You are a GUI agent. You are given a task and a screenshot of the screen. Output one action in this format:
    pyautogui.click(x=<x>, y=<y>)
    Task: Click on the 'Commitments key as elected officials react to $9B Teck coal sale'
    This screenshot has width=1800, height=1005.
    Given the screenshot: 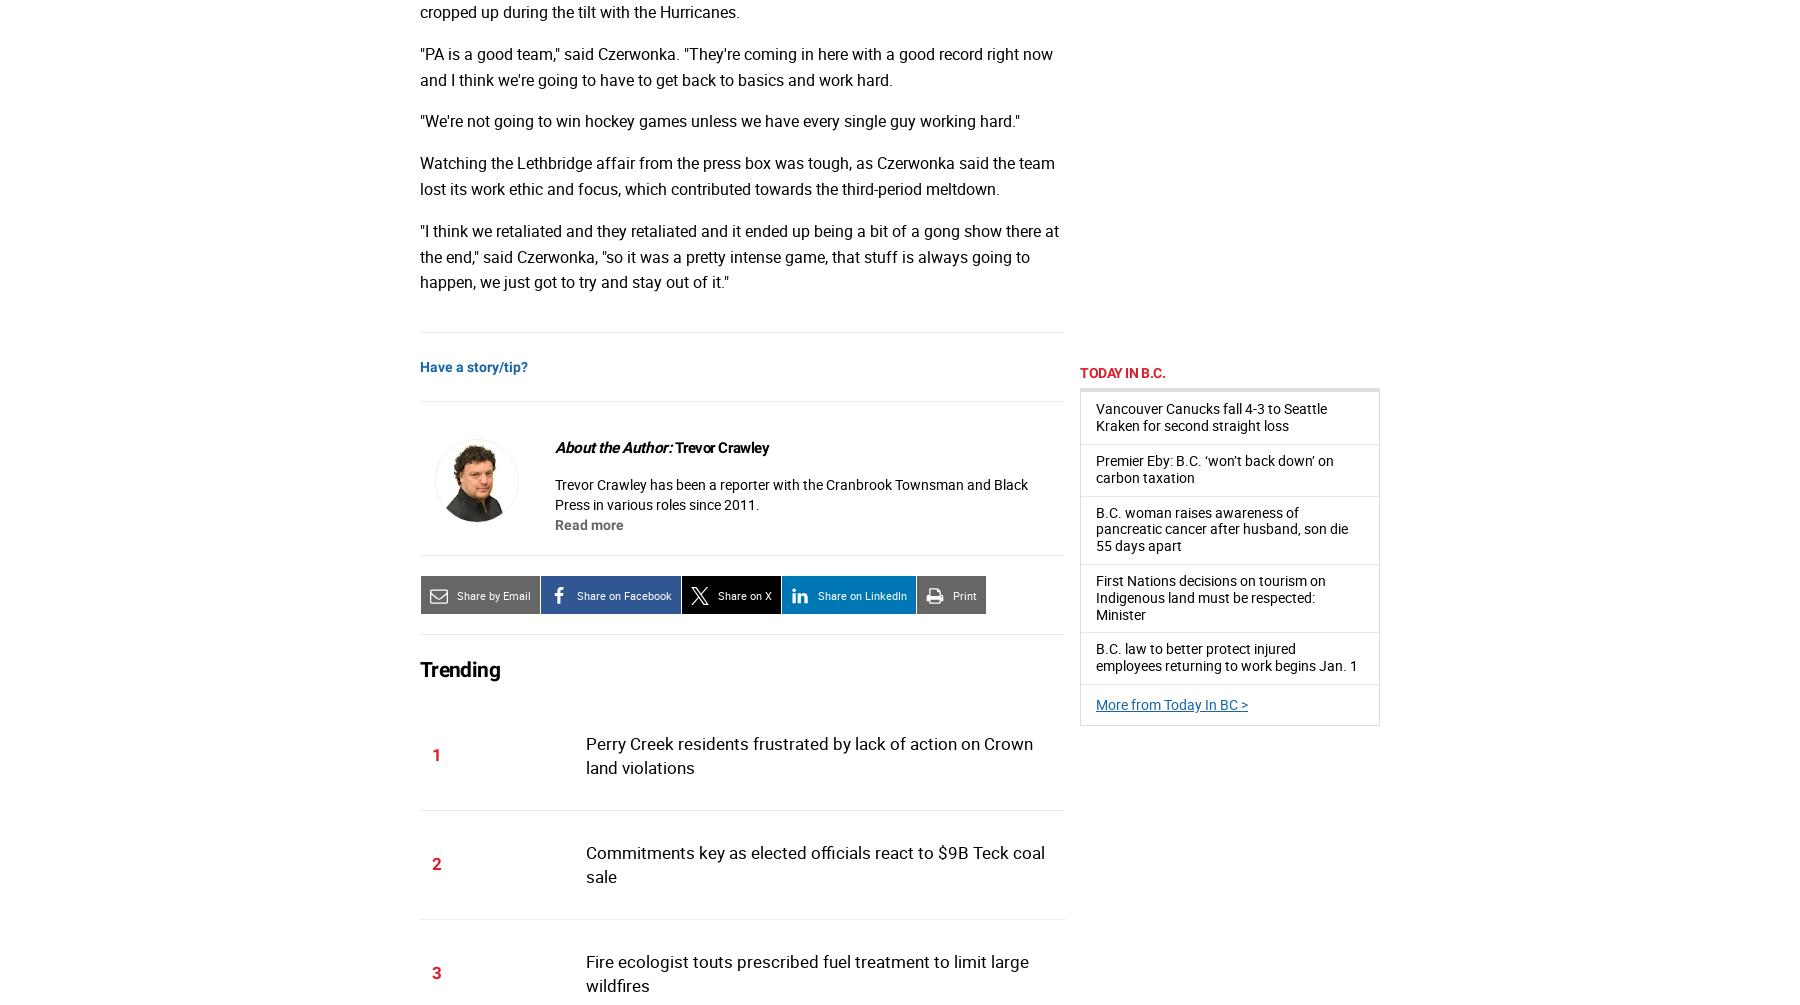 What is the action you would take?
    pyautogui.click(x=814, y=863)
    